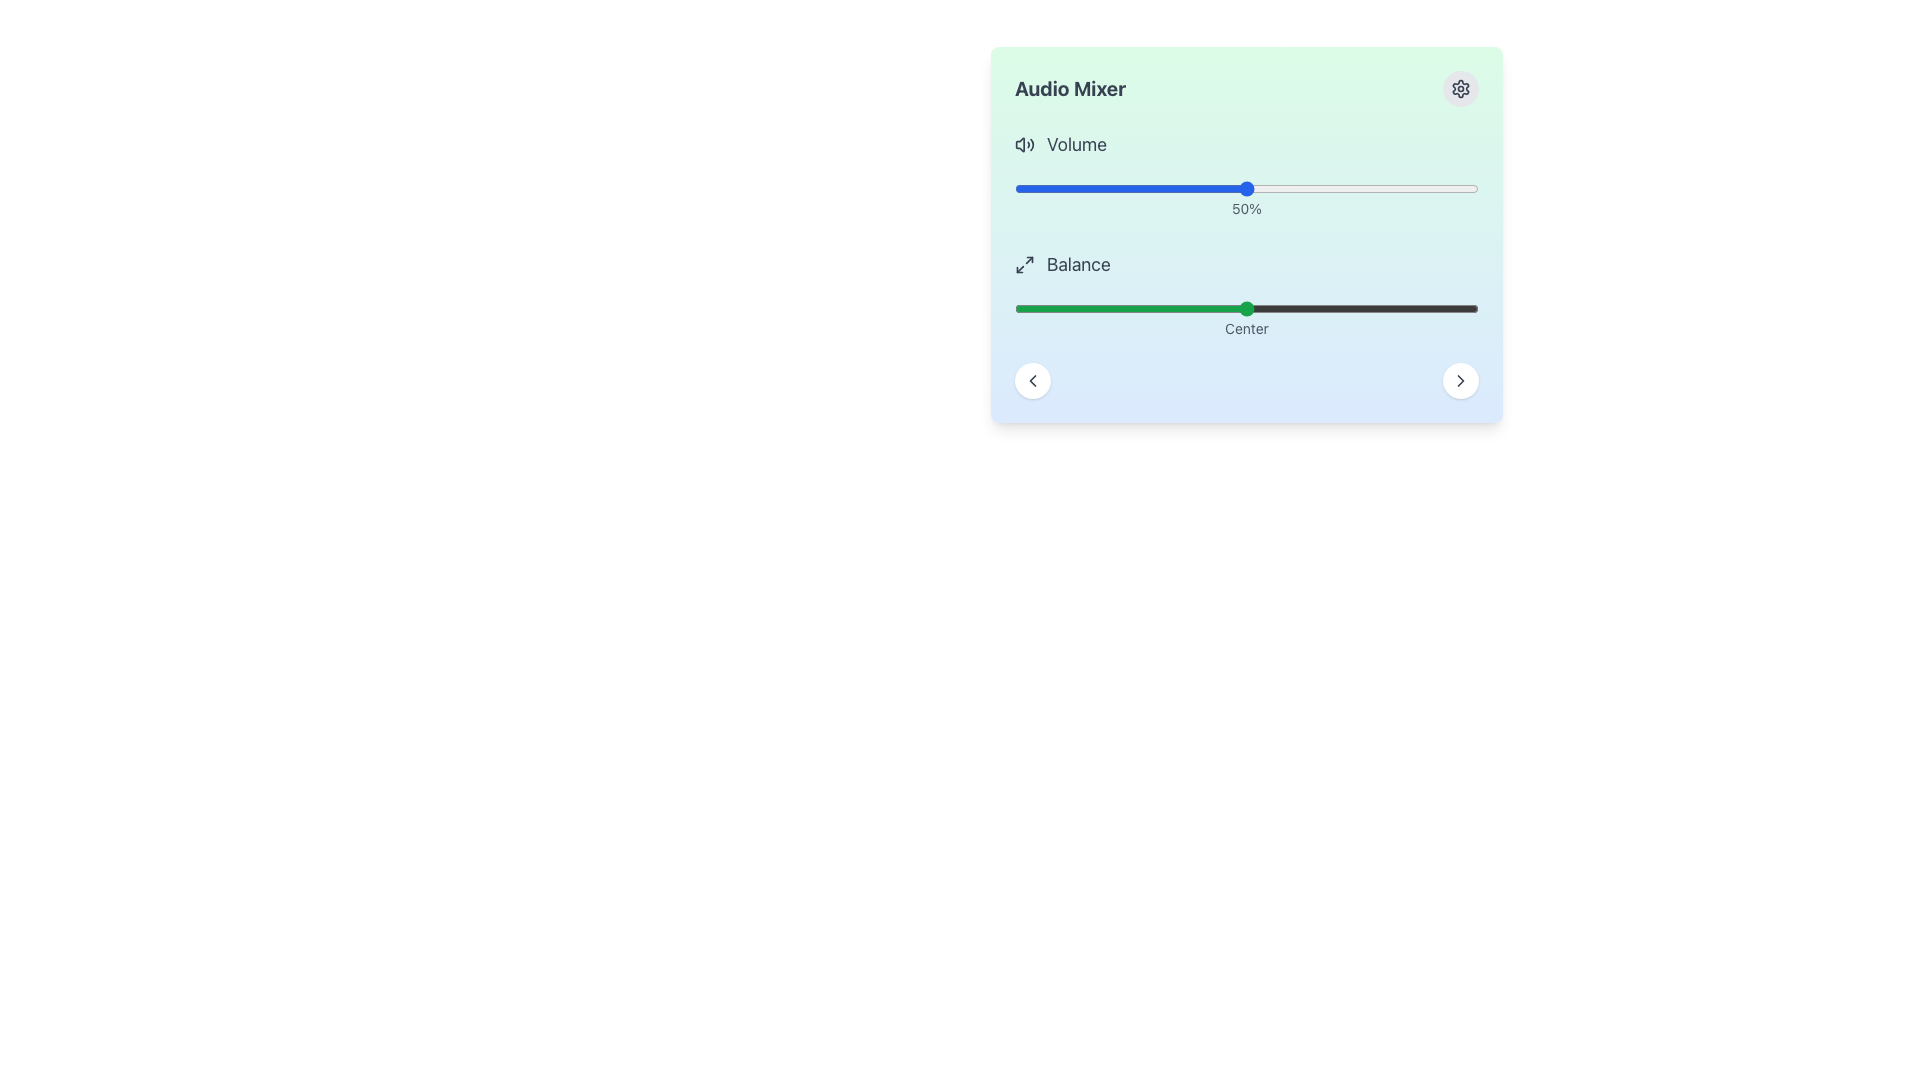 Image resolution: width=1920 pixels, height=1080 pixels. I want to click on the volume, so click(1474, 189).